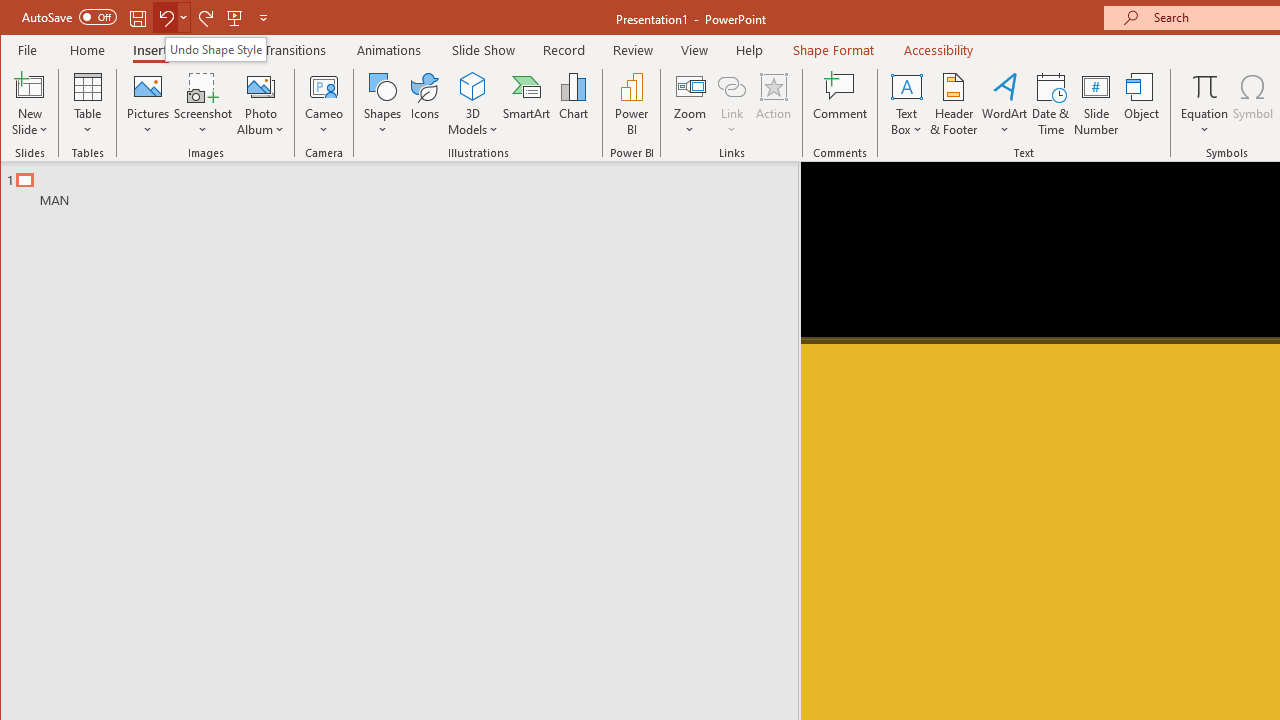  Describe the element at coordinates (28, 49) in the screenshot. I see `'File Tab'` at that location.